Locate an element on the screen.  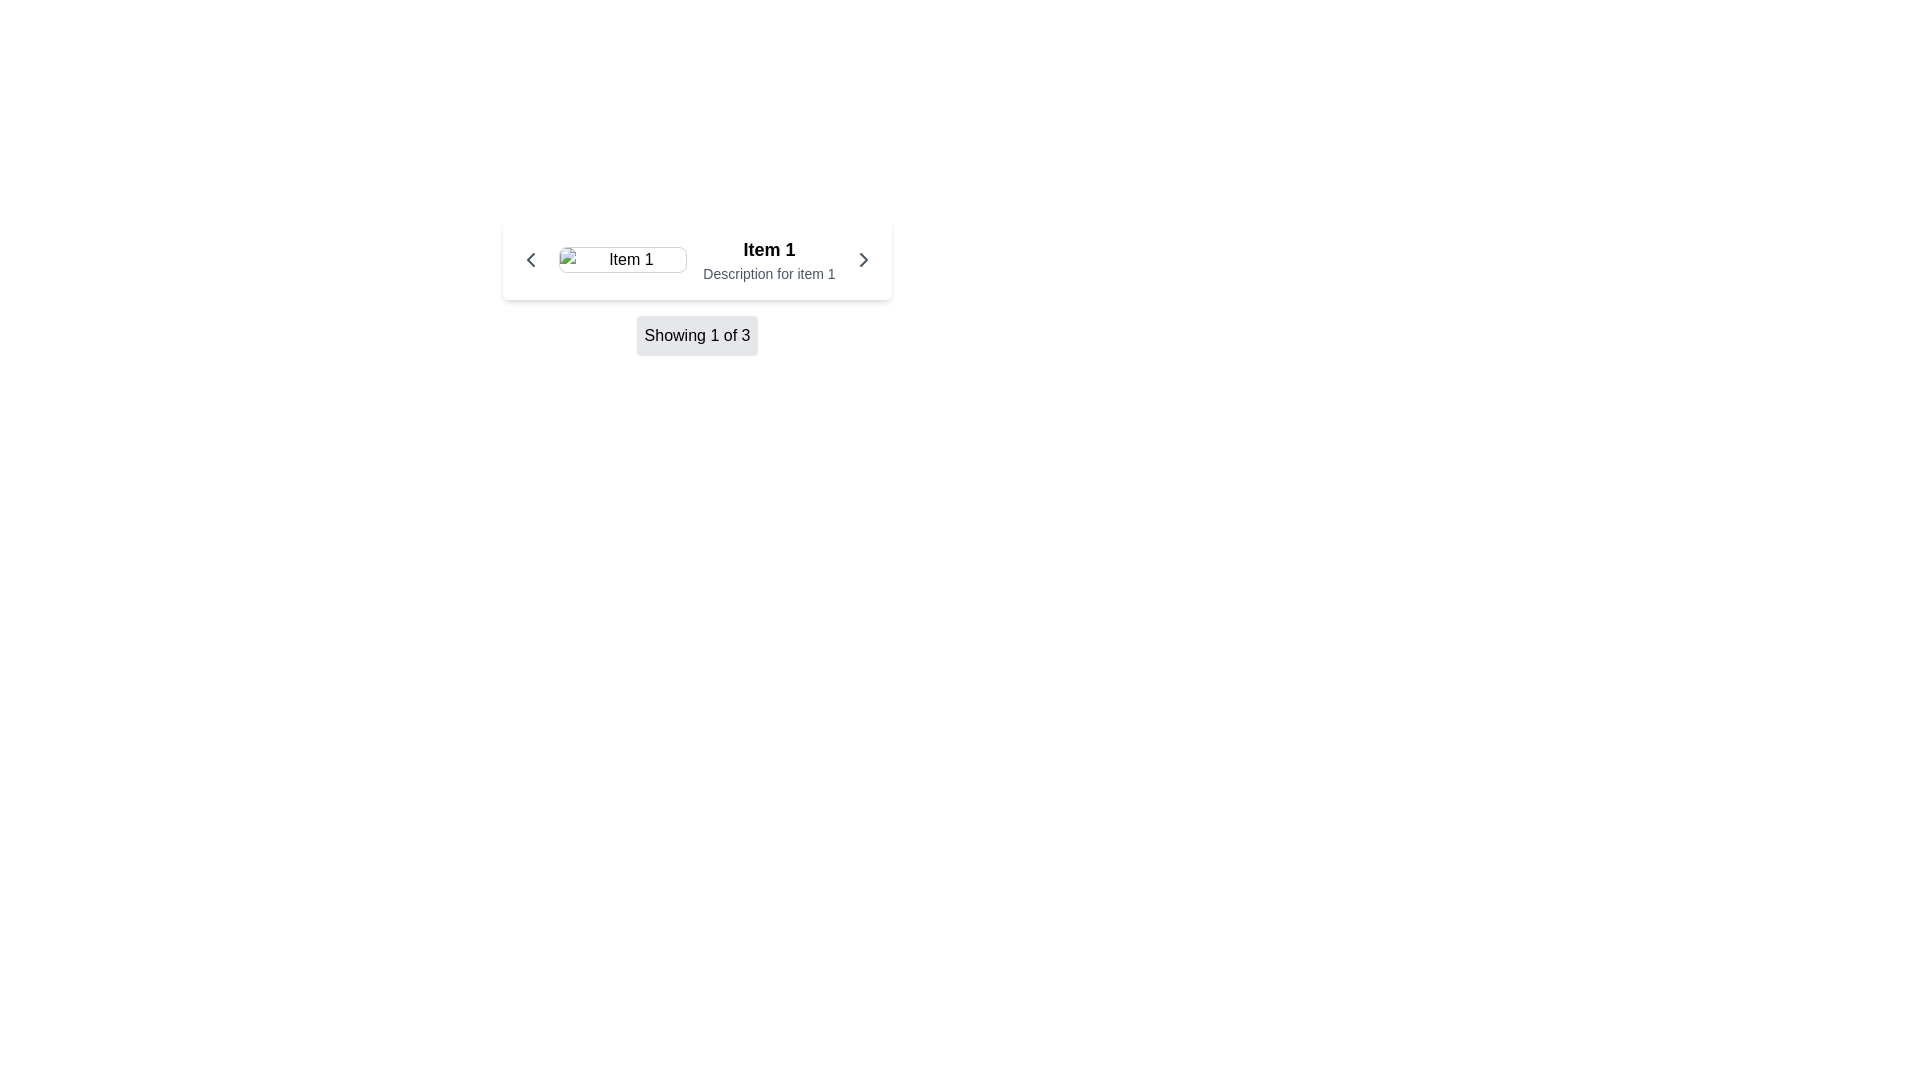
information displayed in the label element that shows 'Showing 1 of 3' located in a light gray rounded rectangle below the navigation section is located at coordinates (697, 334).